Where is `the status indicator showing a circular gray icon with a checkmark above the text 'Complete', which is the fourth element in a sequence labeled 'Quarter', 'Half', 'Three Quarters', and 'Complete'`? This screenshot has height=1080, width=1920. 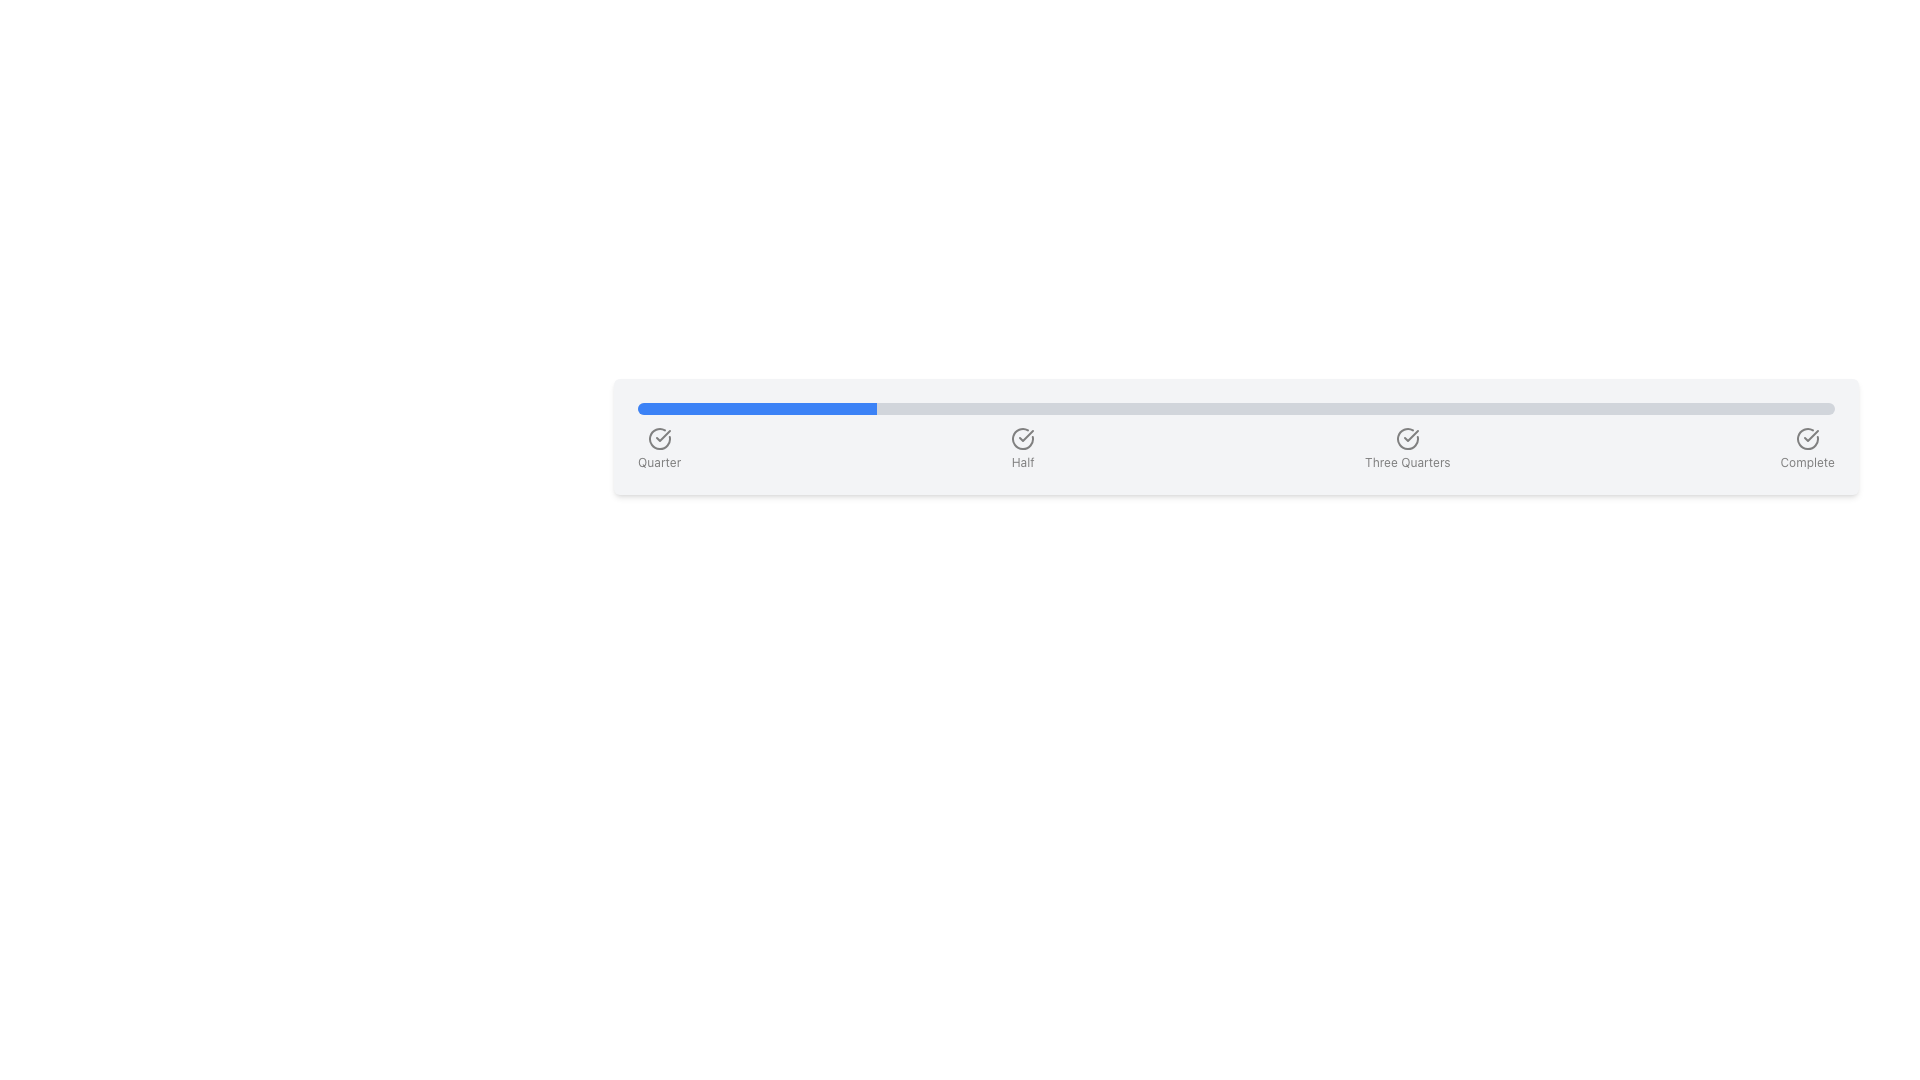
the status indicator showing a circular gray icon with a checkmark above the text 'Complete', which is the fourth element in a sequence labeled 'Quarter', 'Half', 'Three Quarters', and 'Complete' is located at coordinates (1807, 447).